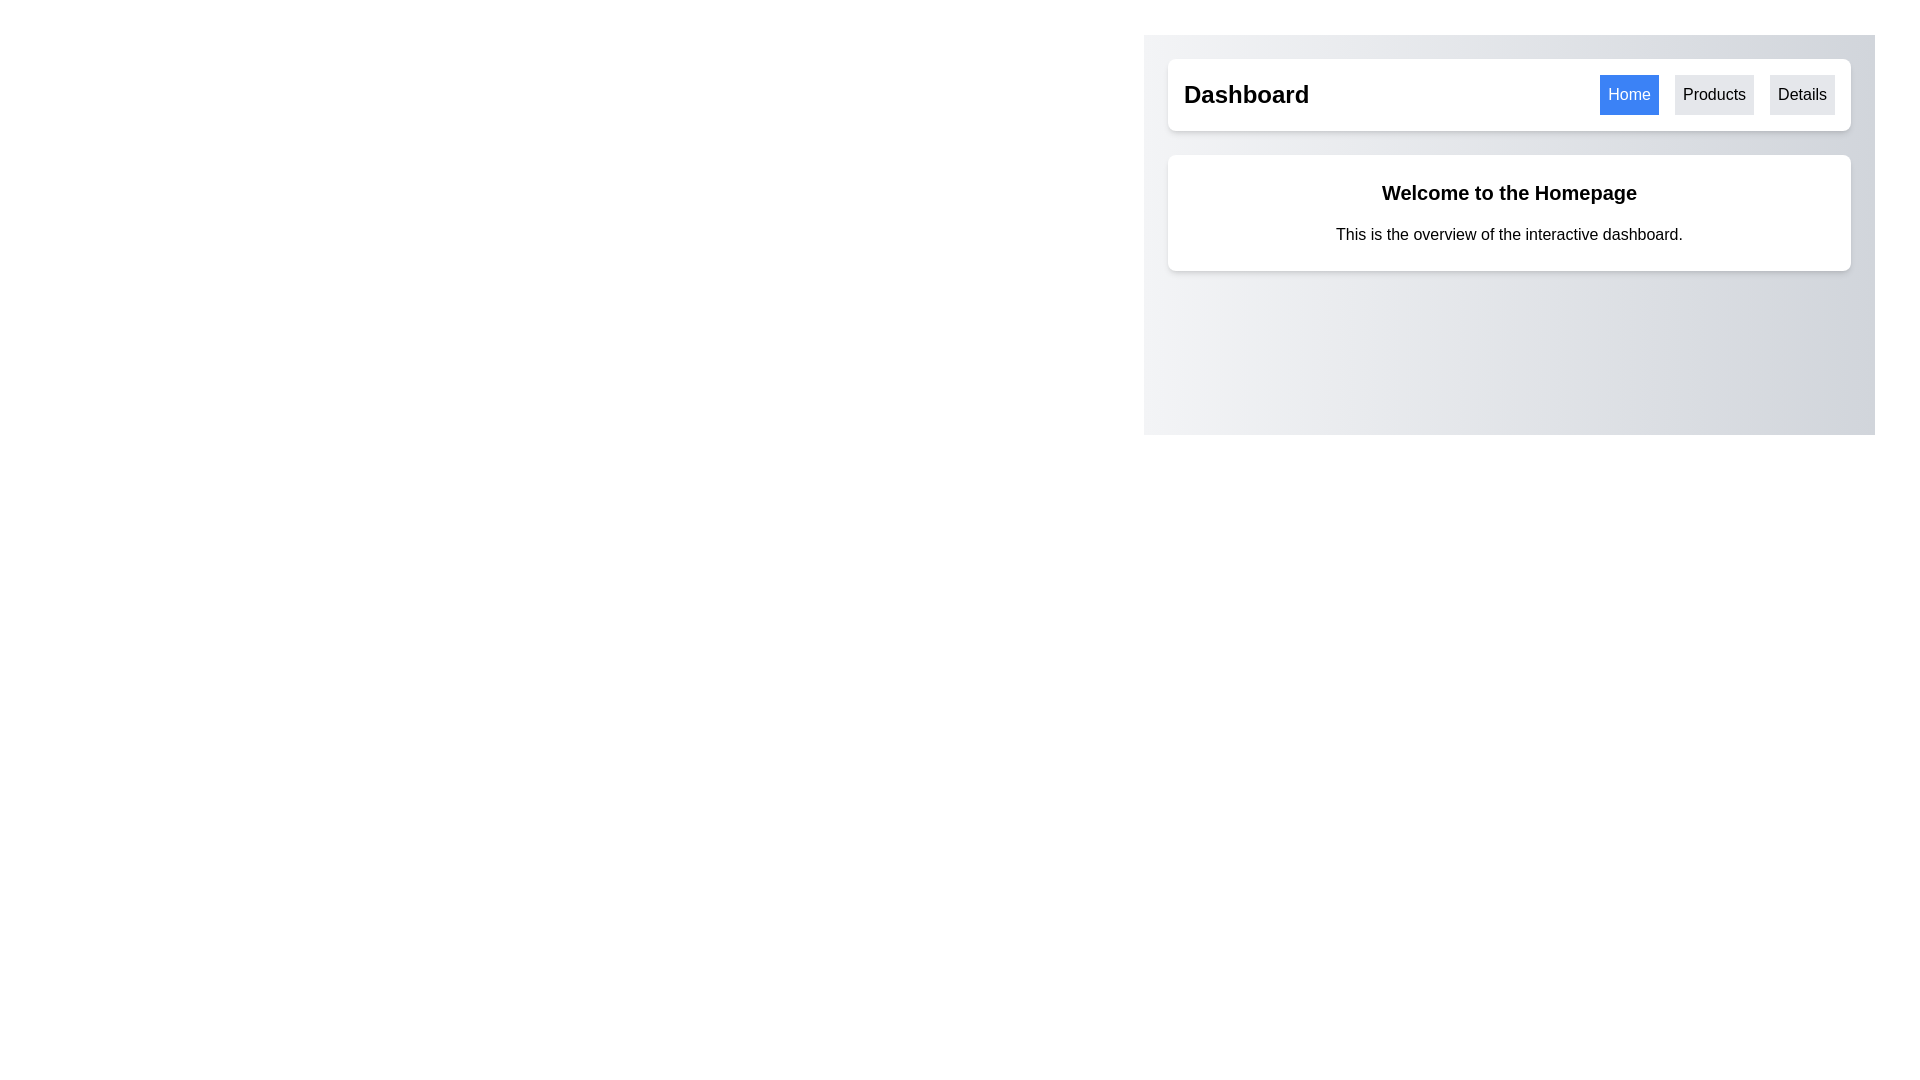 This screenshot has width=1920, height=1080. I want to click on the static text label that provides informational context about the interactive dashboard, located immediately below the 'Welcome to the Homepage.' text, so click(1509, 234).